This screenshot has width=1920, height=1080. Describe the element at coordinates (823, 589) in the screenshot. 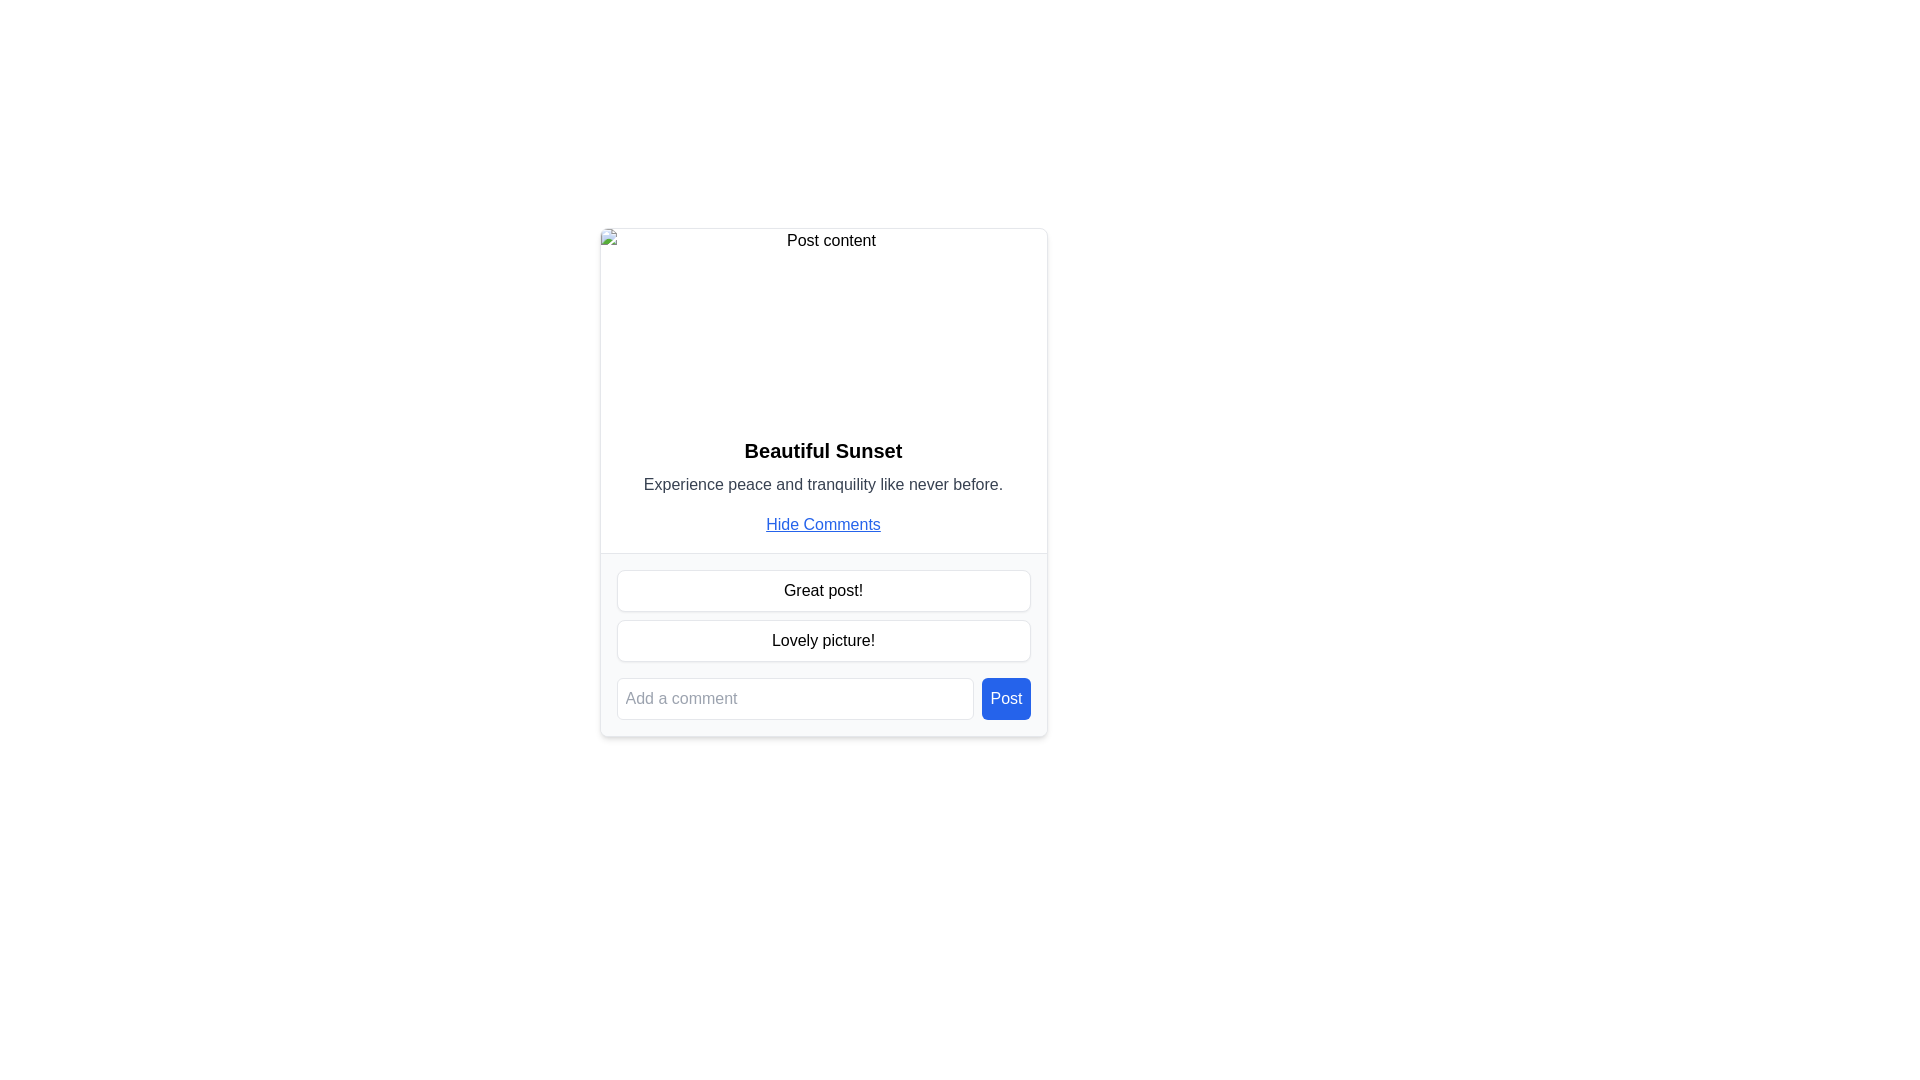

I see `the first comment box displaying the text 'Great post!' located below the 'Beautiful Sunset' content section` at that location.